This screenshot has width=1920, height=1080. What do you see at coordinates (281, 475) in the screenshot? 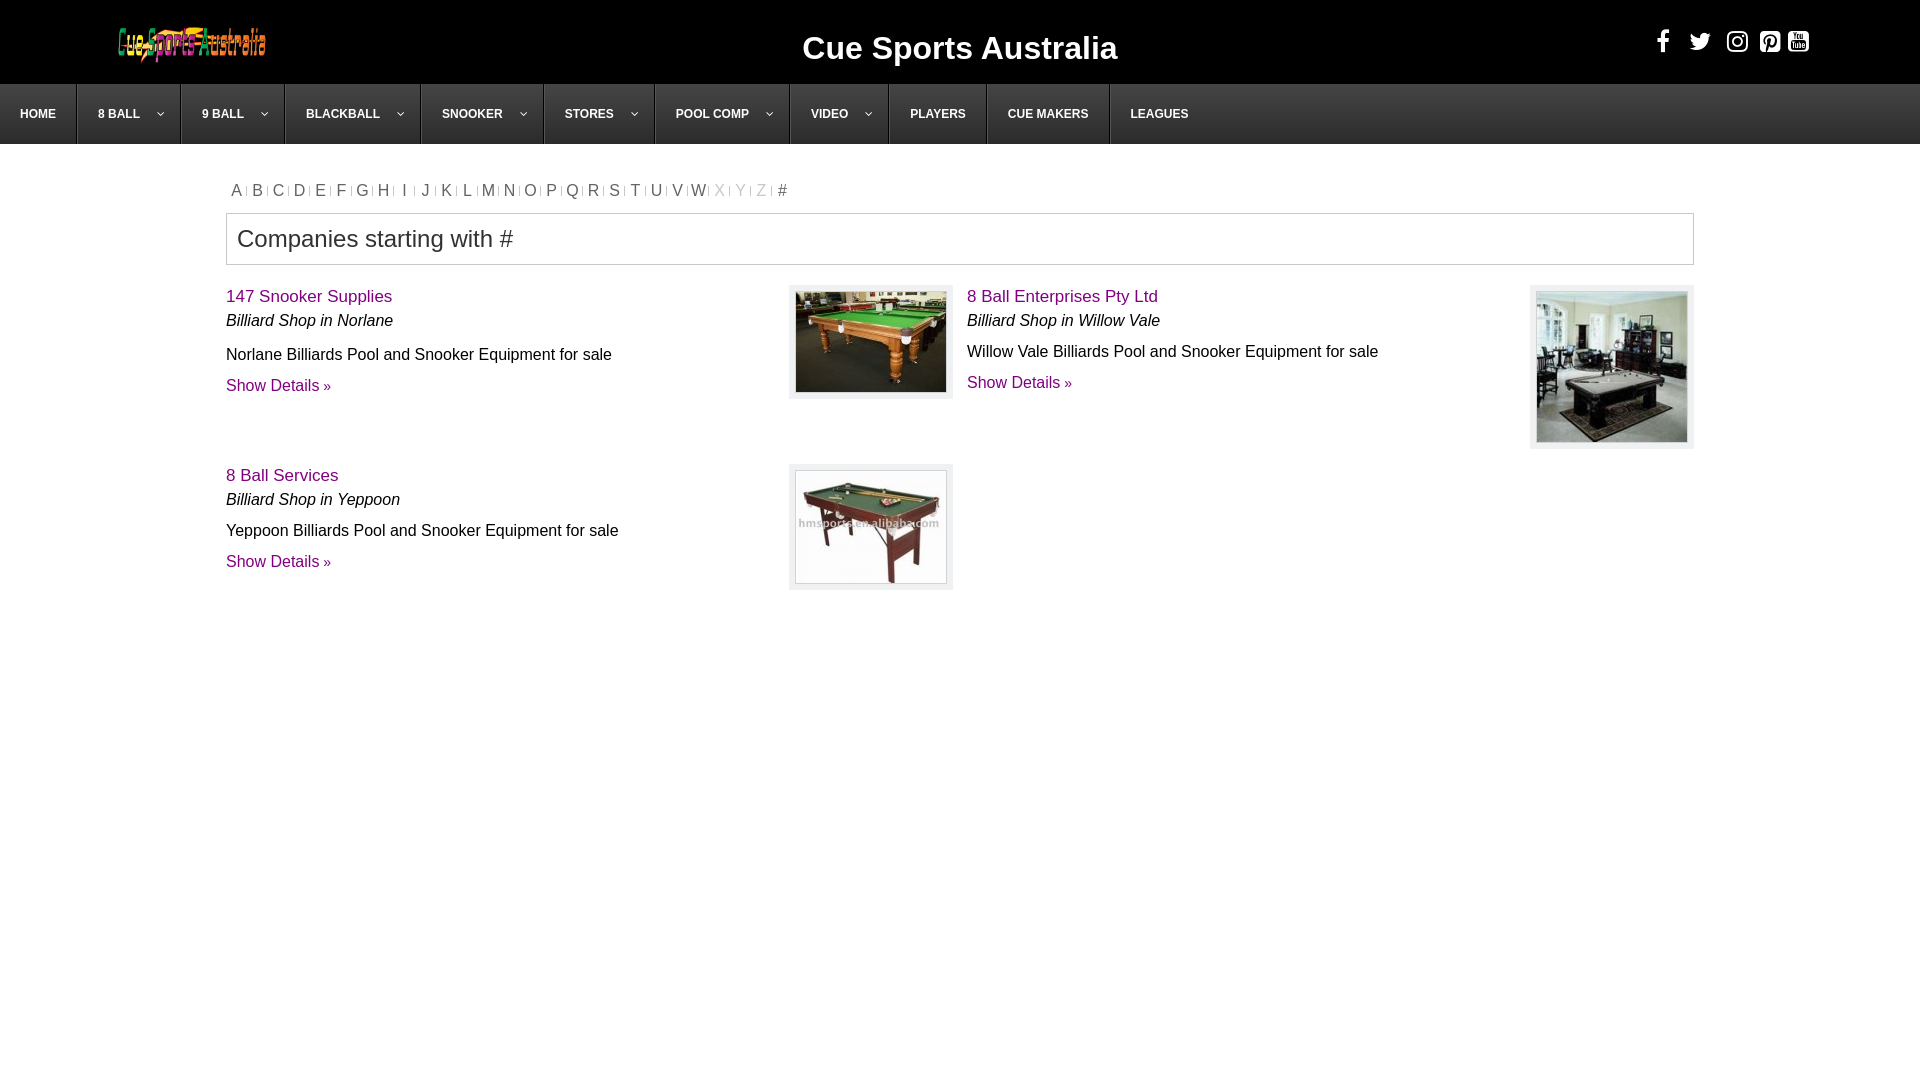
I see `'8 Ball Services'` at bounding box center [281, 475].